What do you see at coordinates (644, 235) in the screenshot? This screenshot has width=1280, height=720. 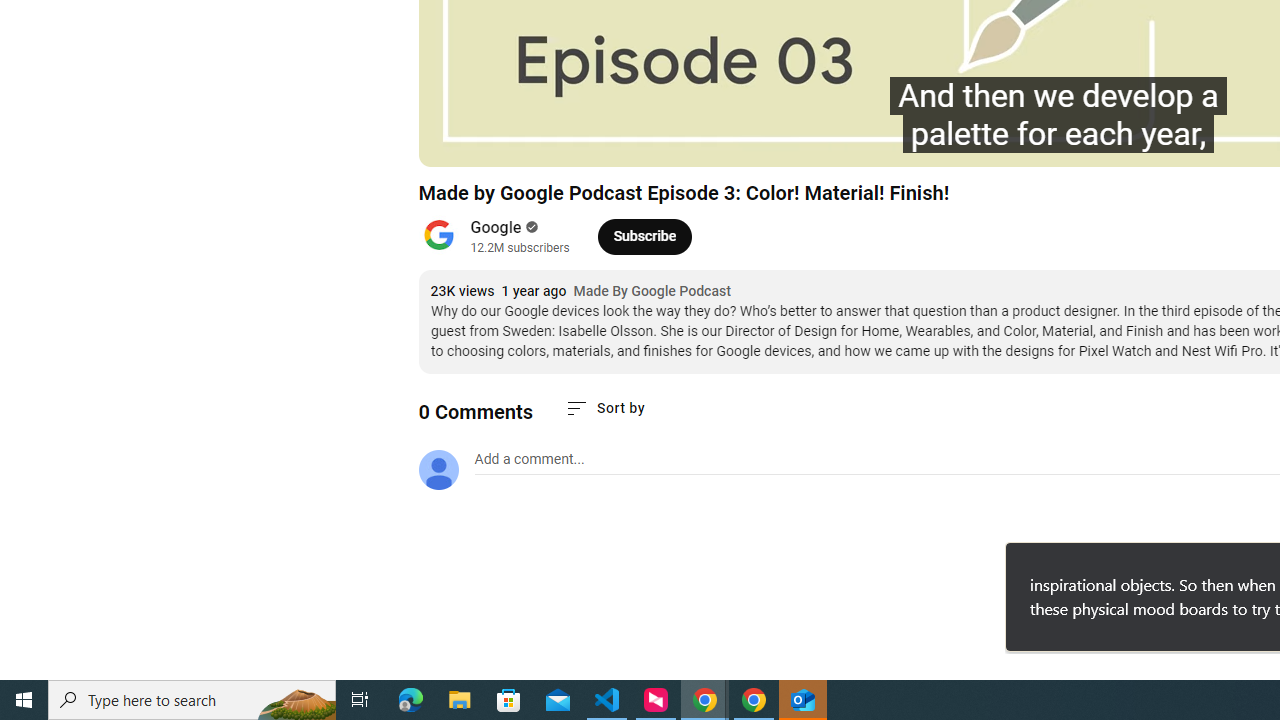 I see `'Subscribe to Google.'` at bounding box center [644, 235].